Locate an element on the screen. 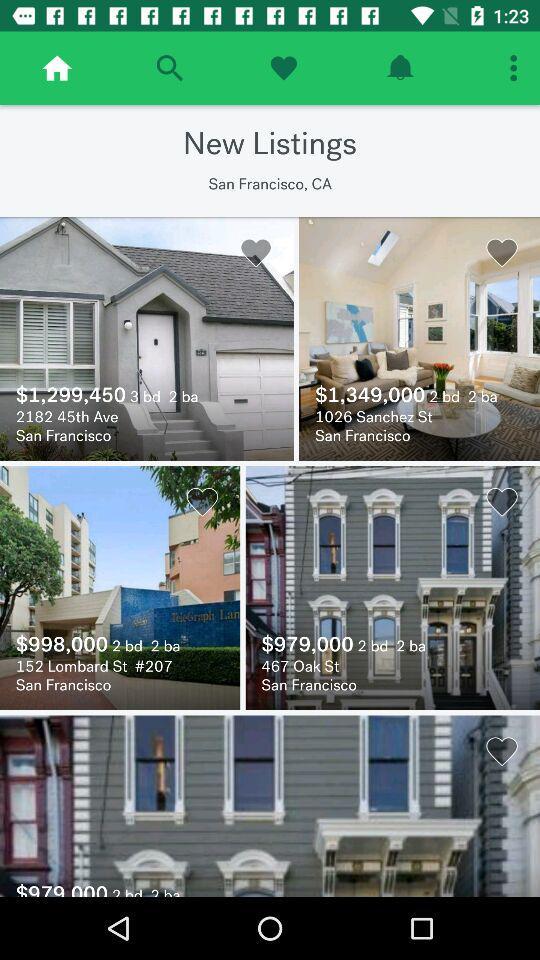 This screenshot has width=540, height=960. access main page is located at coordinates (57, 68).